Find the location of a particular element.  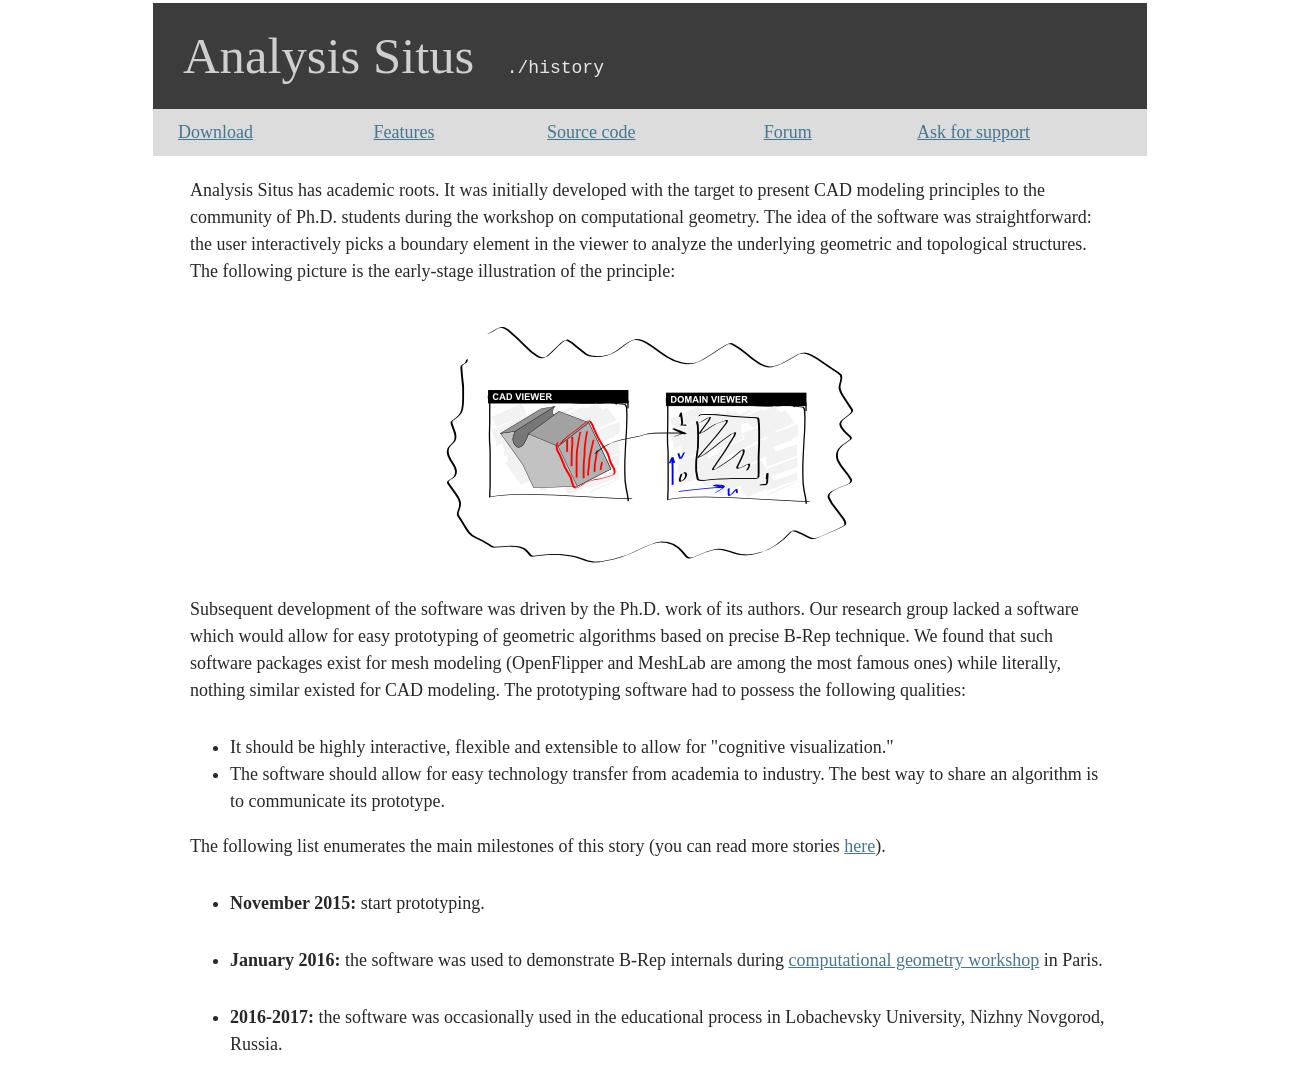

'It should be highly interactive, flexible and extensible to allow for "cognitive visualization."' is located at coordinates (228, 746).